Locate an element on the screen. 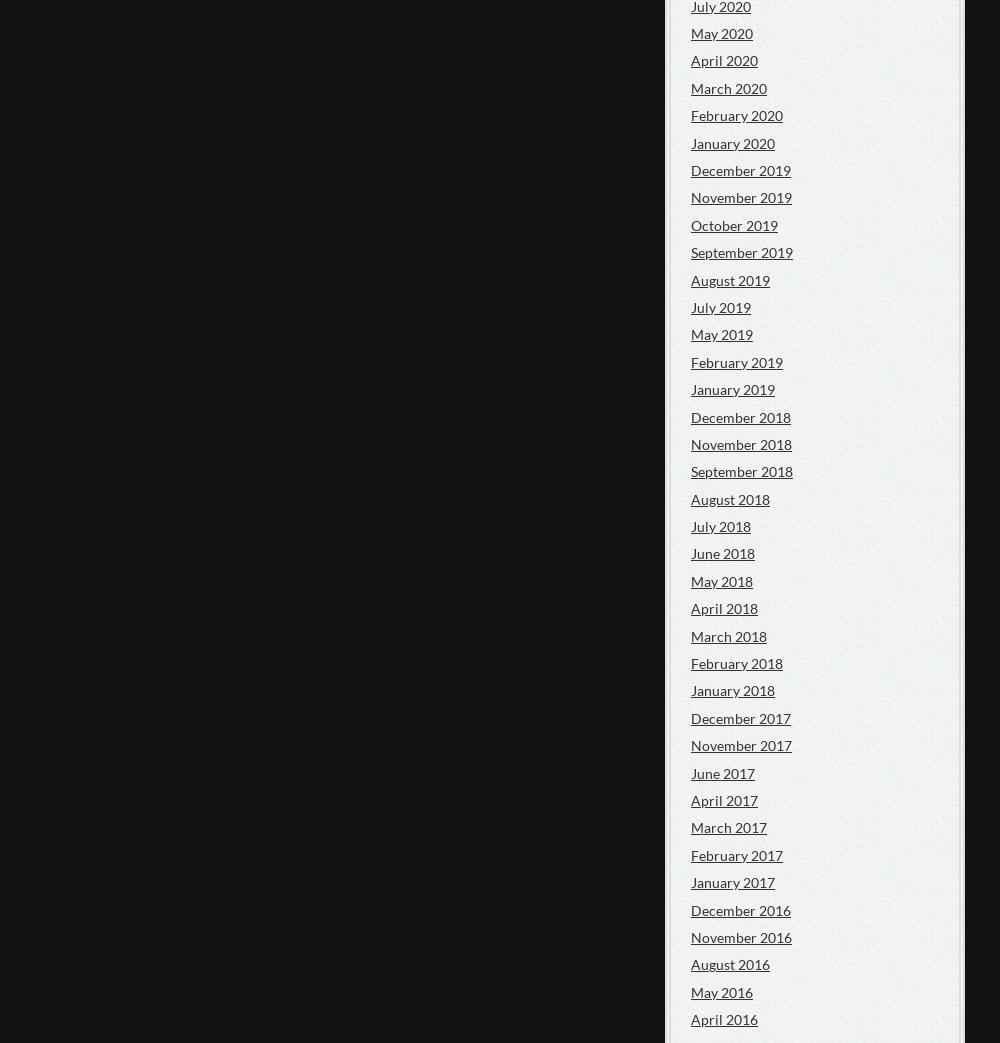 Image resolution: width=1000 pixels, height=1043 pixels. 'May 2020' is located at coordinates (721, 32).